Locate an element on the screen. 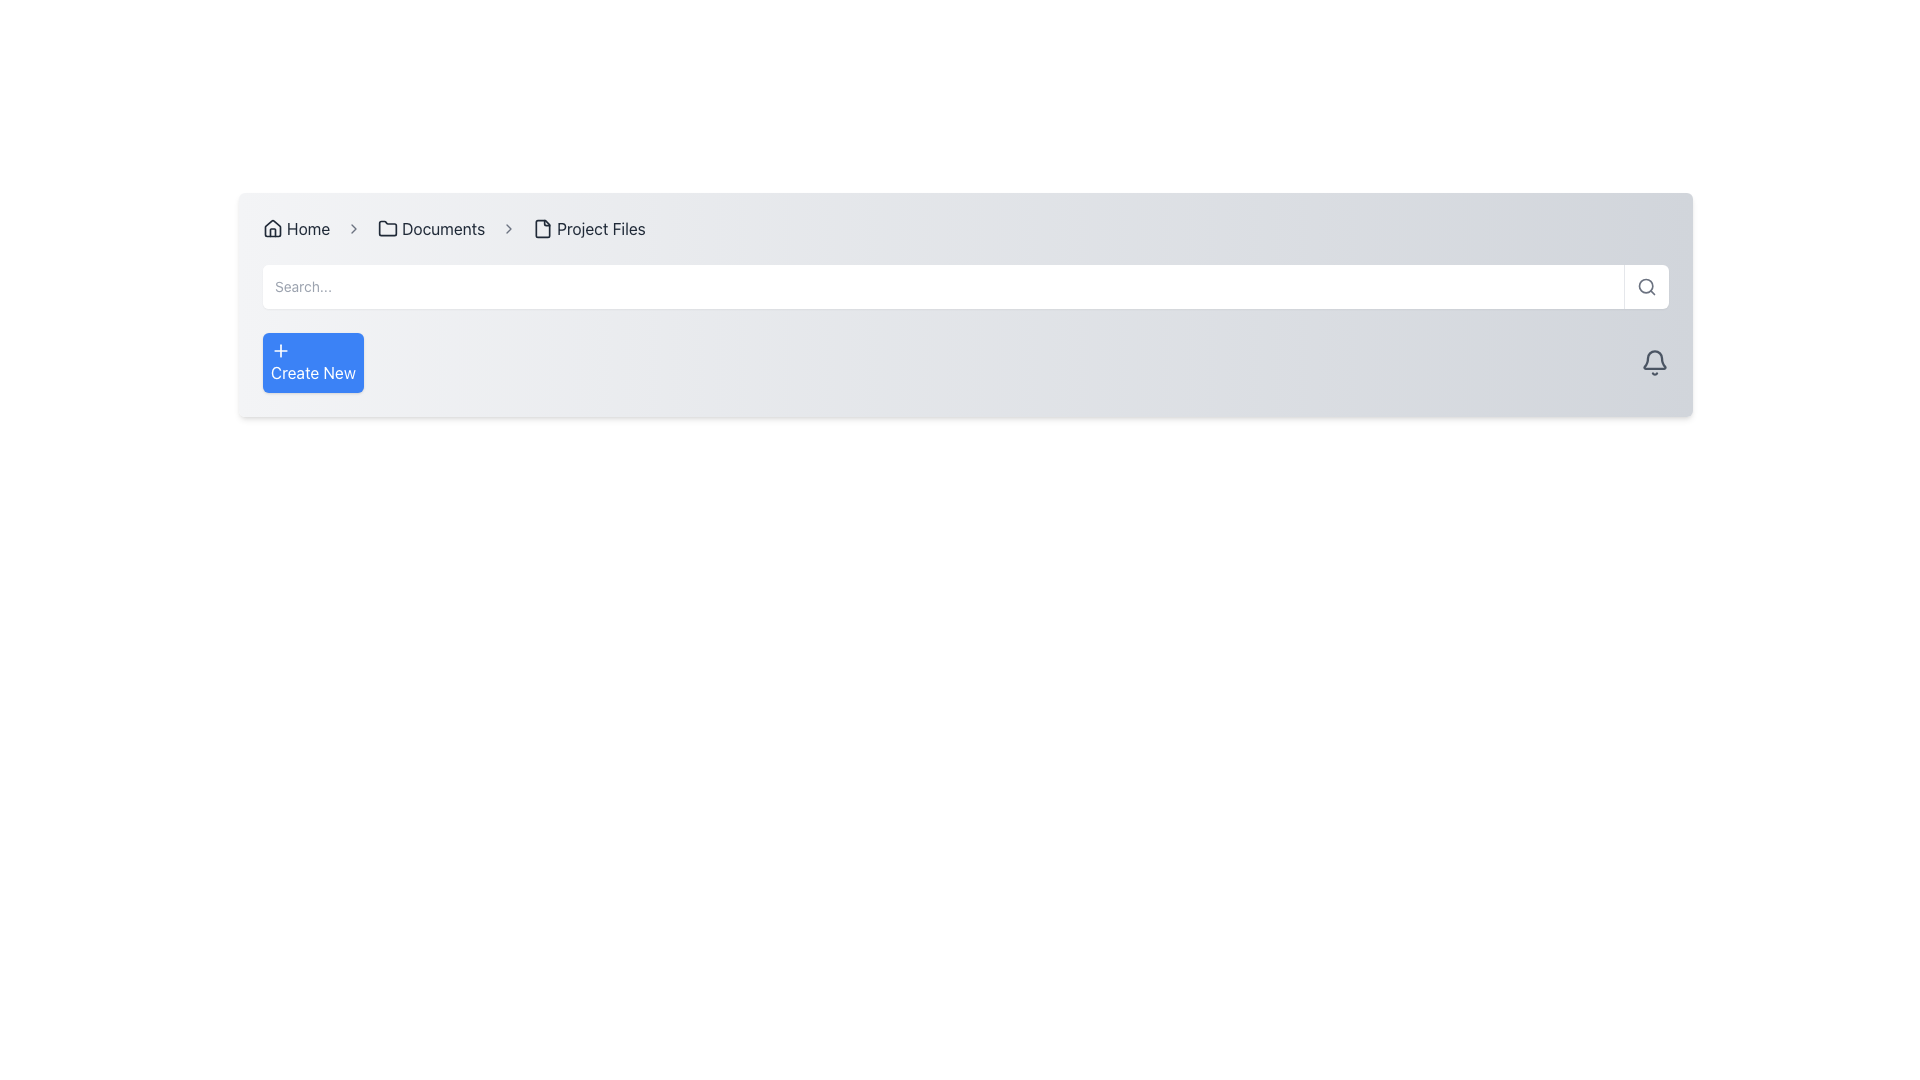 Image resolution: width=1920 pixels, height=1080 pixels. the first chevron icon in the breadcrumb navigation that separates 'Home' and 'Documents' is located at coordinates (354, 227).